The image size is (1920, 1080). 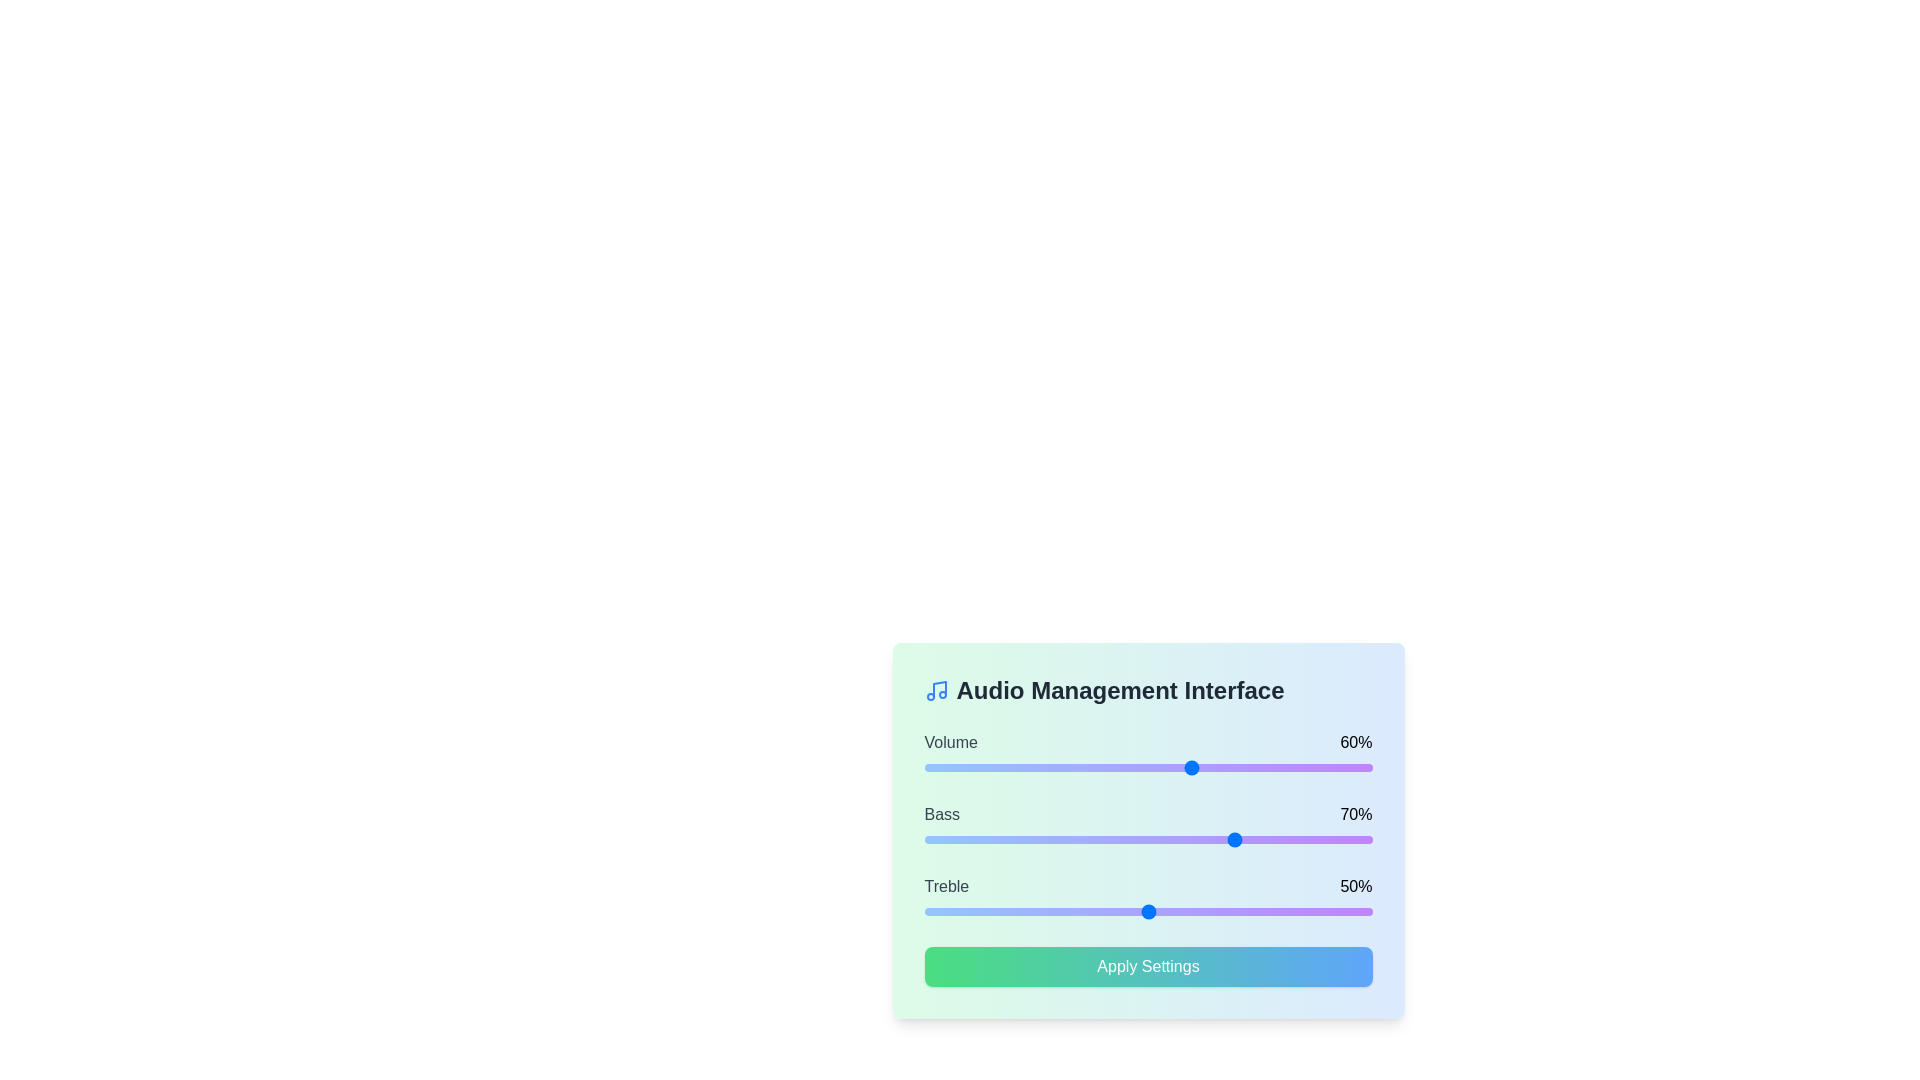 I want to click on the slider's value, so click(x=945, y=766).